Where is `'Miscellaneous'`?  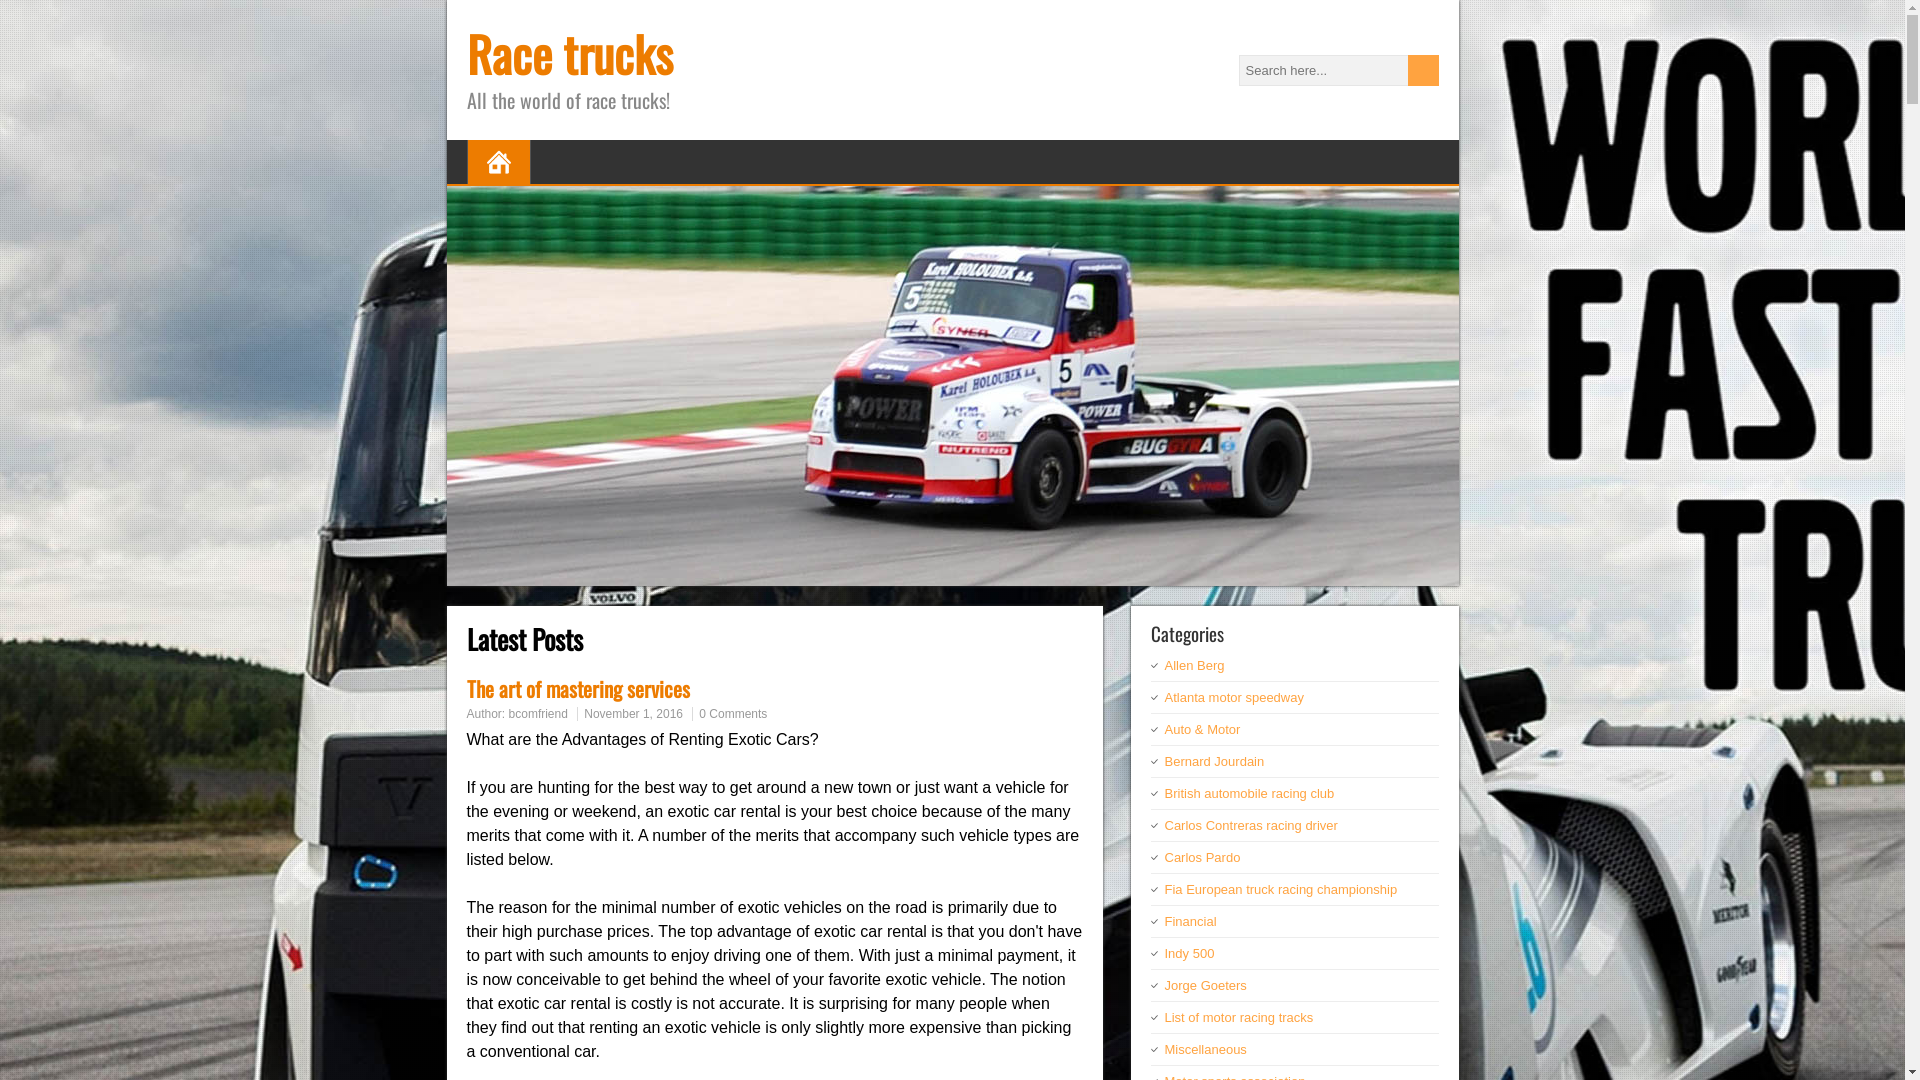
'Miscellaneous' is located at coordinates (1203, 1048).